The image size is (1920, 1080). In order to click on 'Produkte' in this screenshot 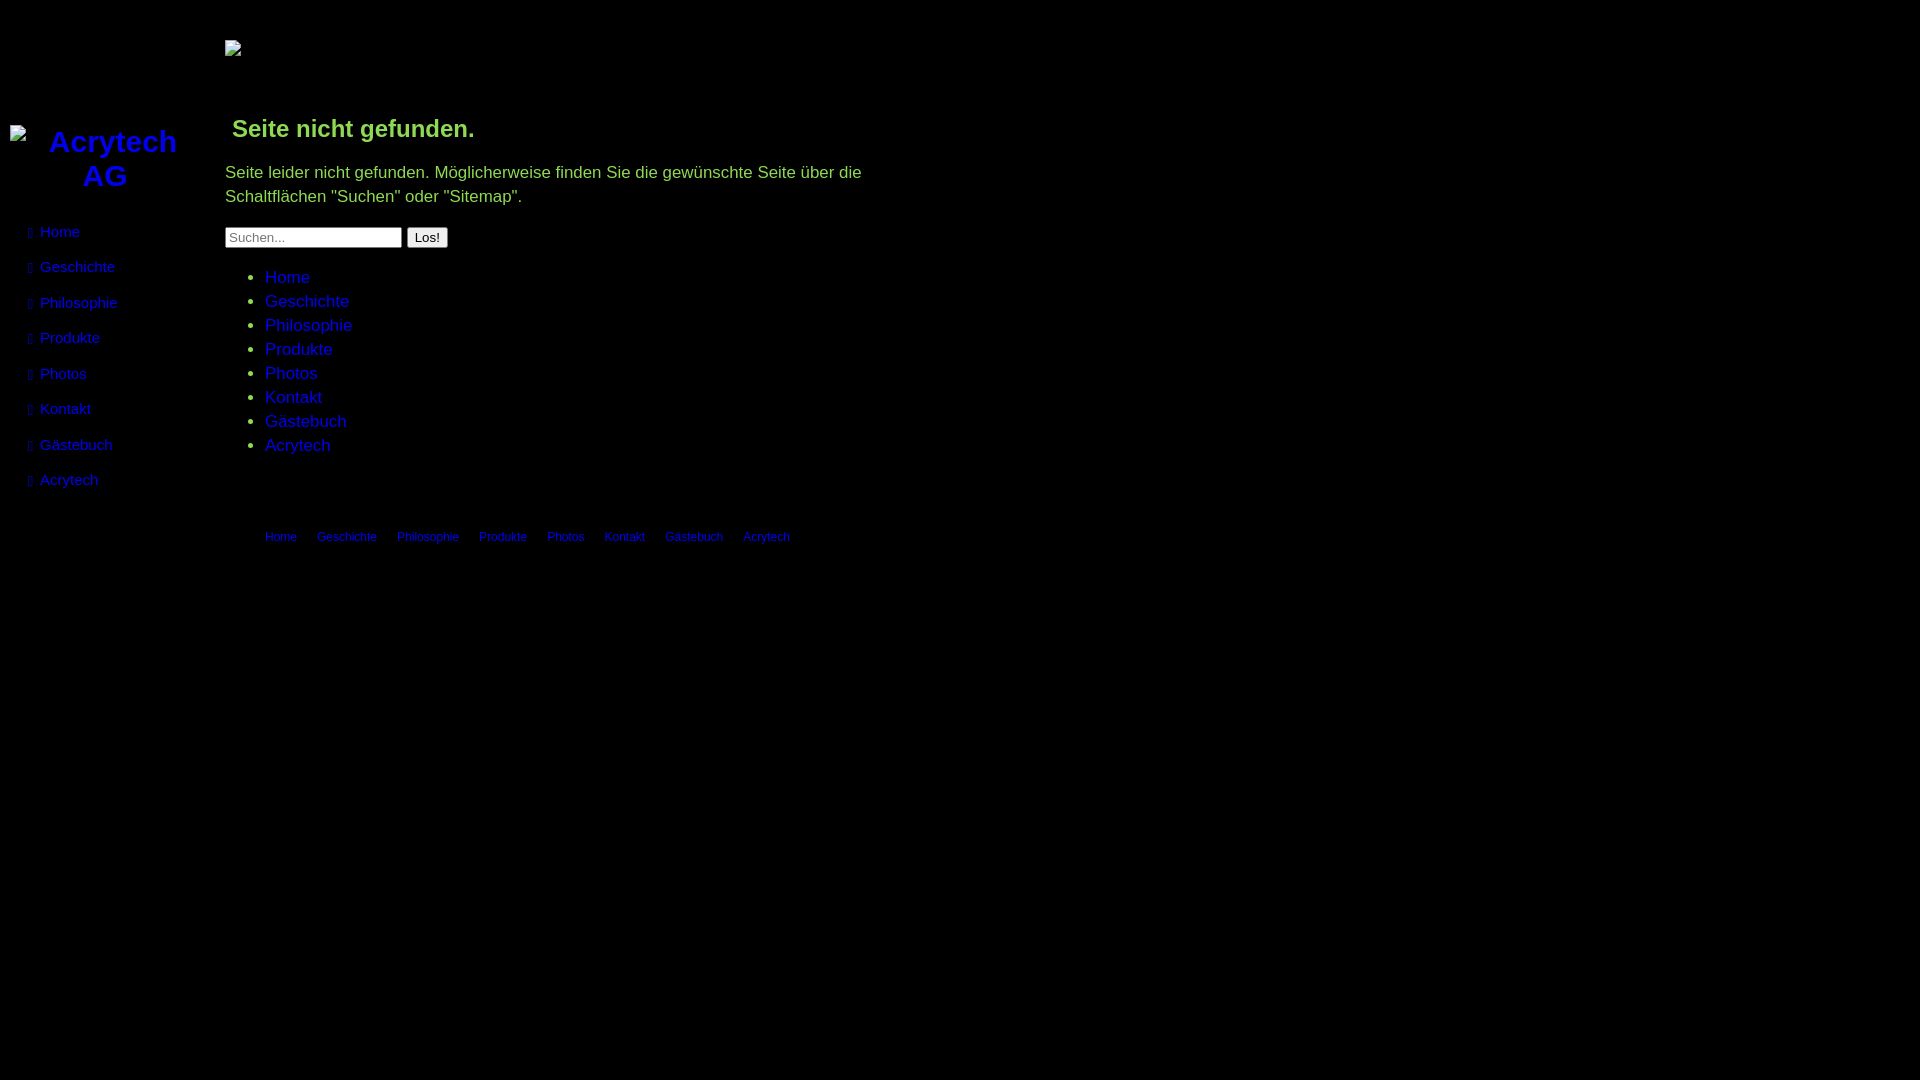, I will do `click(503, 535)`.